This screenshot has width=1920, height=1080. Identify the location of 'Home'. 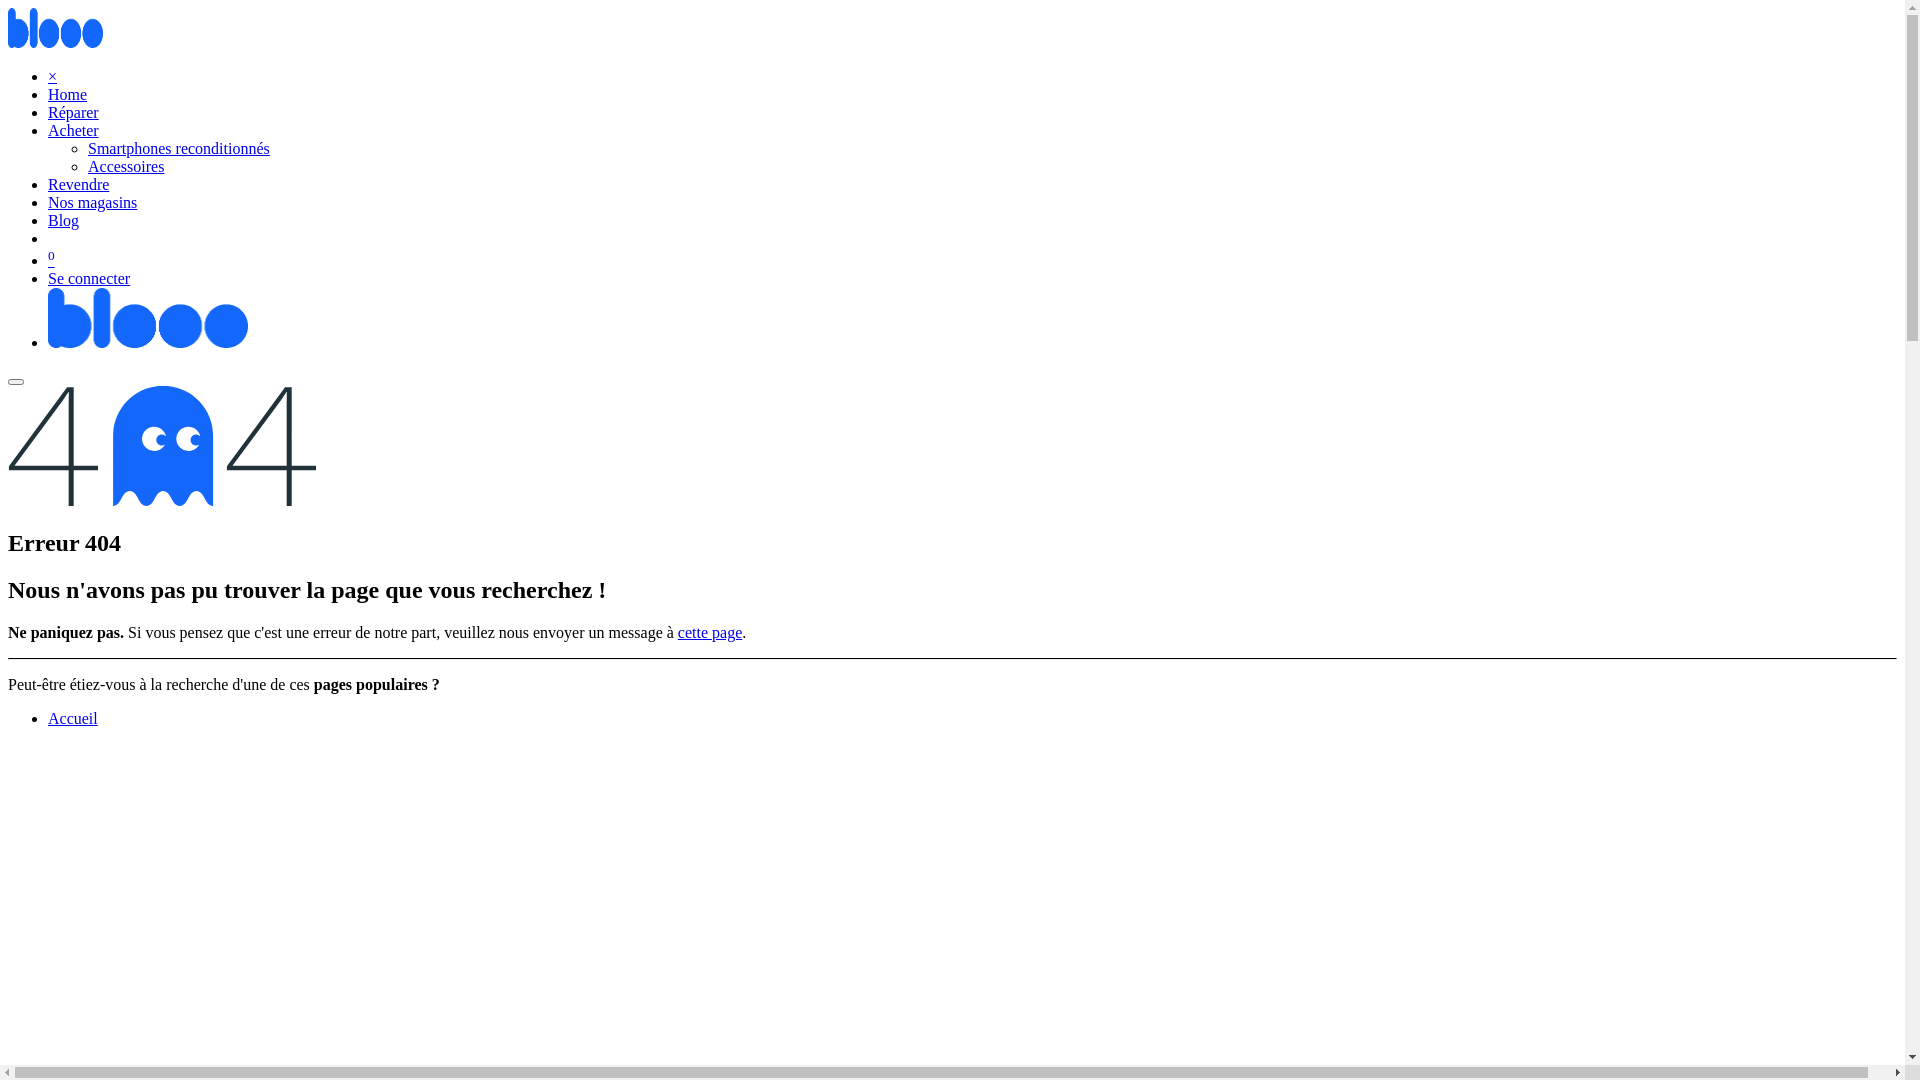
(67, 94).